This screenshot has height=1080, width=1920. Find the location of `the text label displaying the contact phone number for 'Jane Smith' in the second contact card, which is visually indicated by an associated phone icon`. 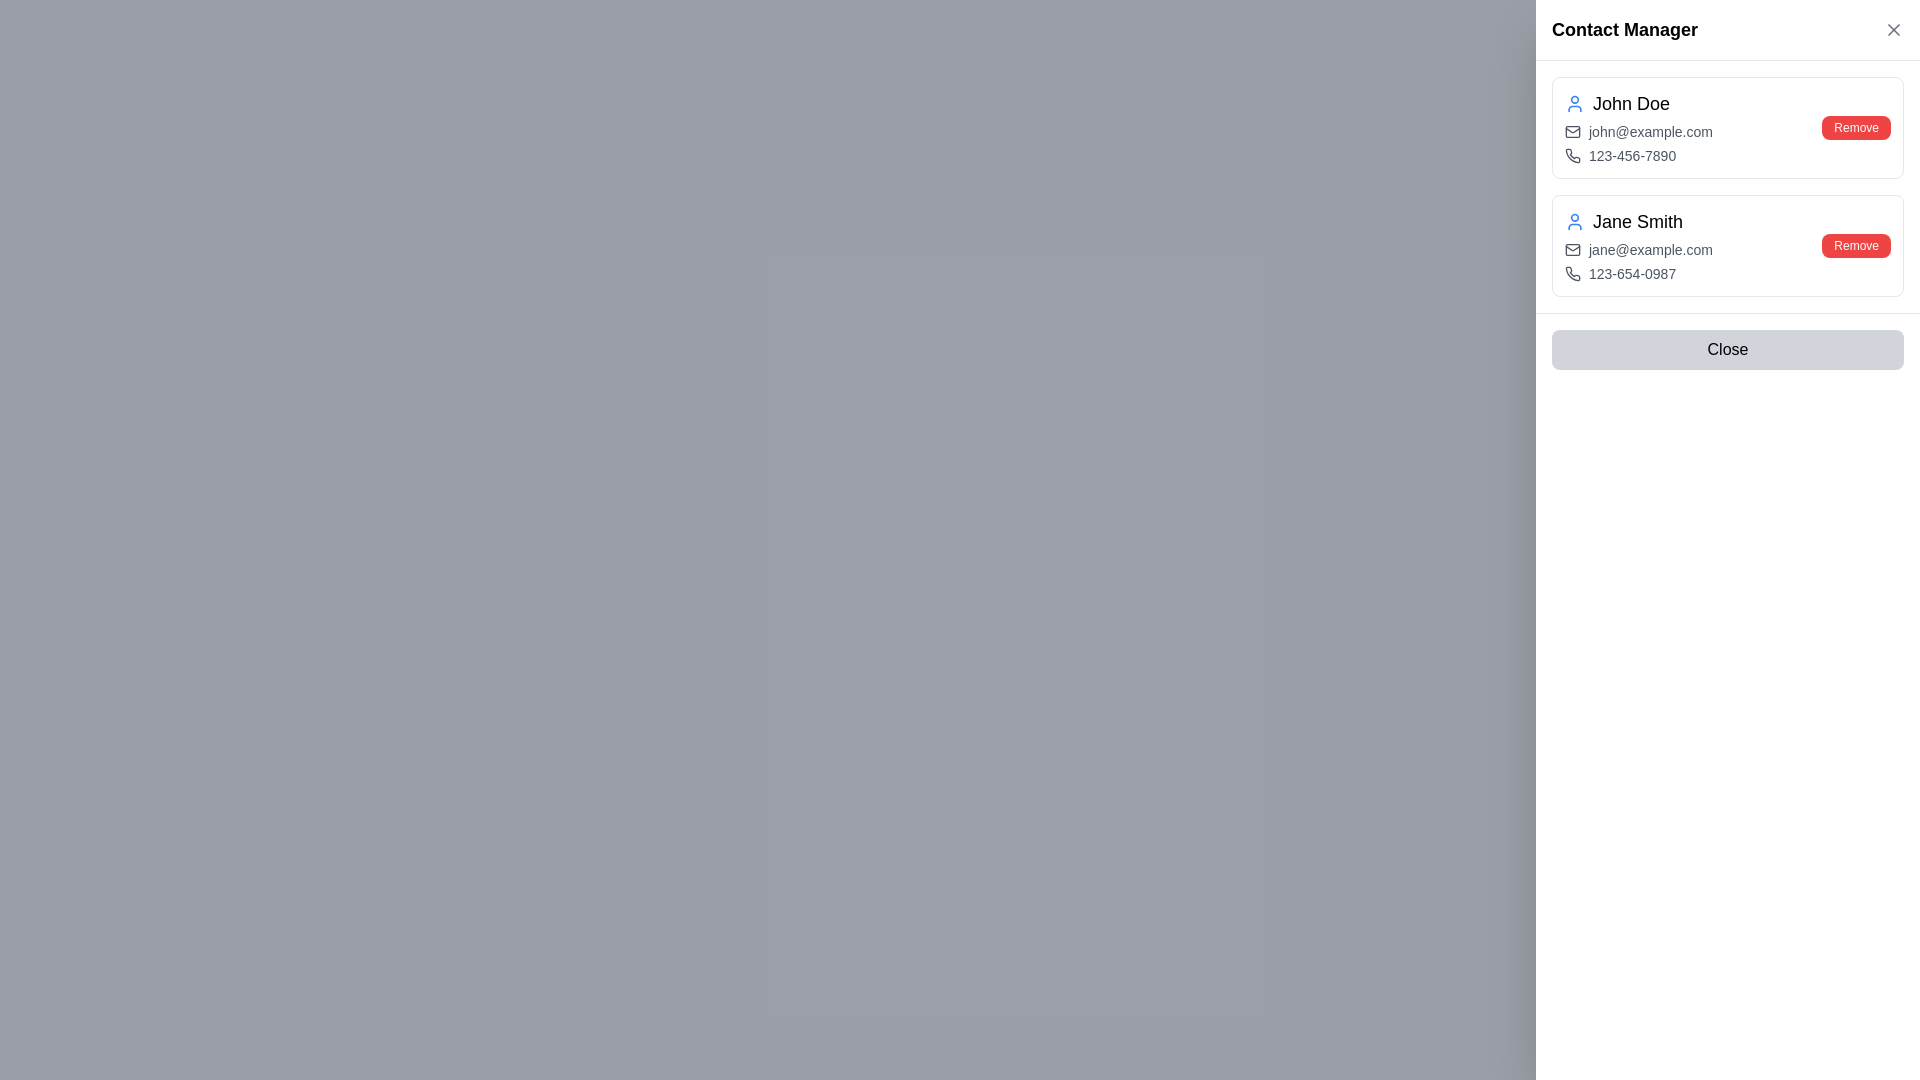

the text label displaying the contact phone number for 'Jane Smith' in the second contact card, which is visually indicated by an associated phone icon is located at coordinates (1638, 273).